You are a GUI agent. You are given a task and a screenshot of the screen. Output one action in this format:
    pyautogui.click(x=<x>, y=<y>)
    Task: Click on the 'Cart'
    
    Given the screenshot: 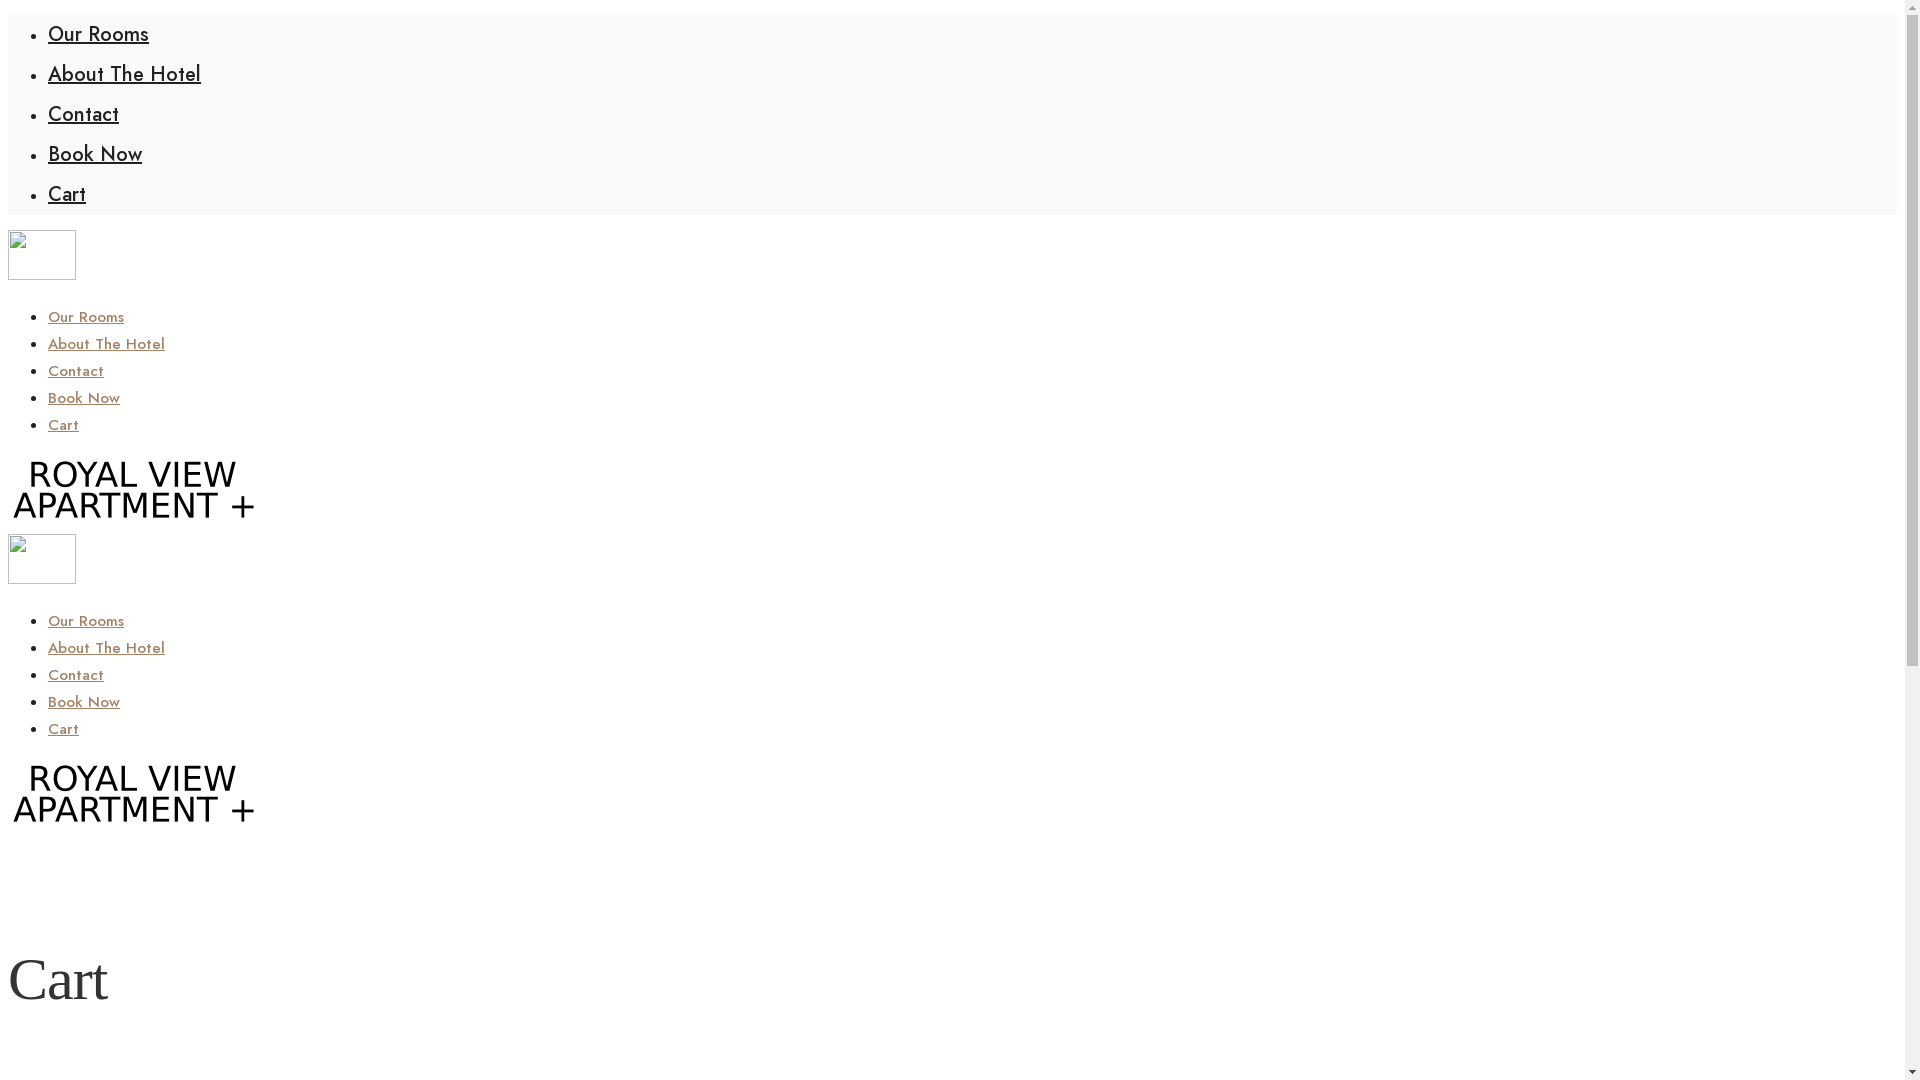 What is the action you would take?
    pyautogui.click(x=63, y=423)
    